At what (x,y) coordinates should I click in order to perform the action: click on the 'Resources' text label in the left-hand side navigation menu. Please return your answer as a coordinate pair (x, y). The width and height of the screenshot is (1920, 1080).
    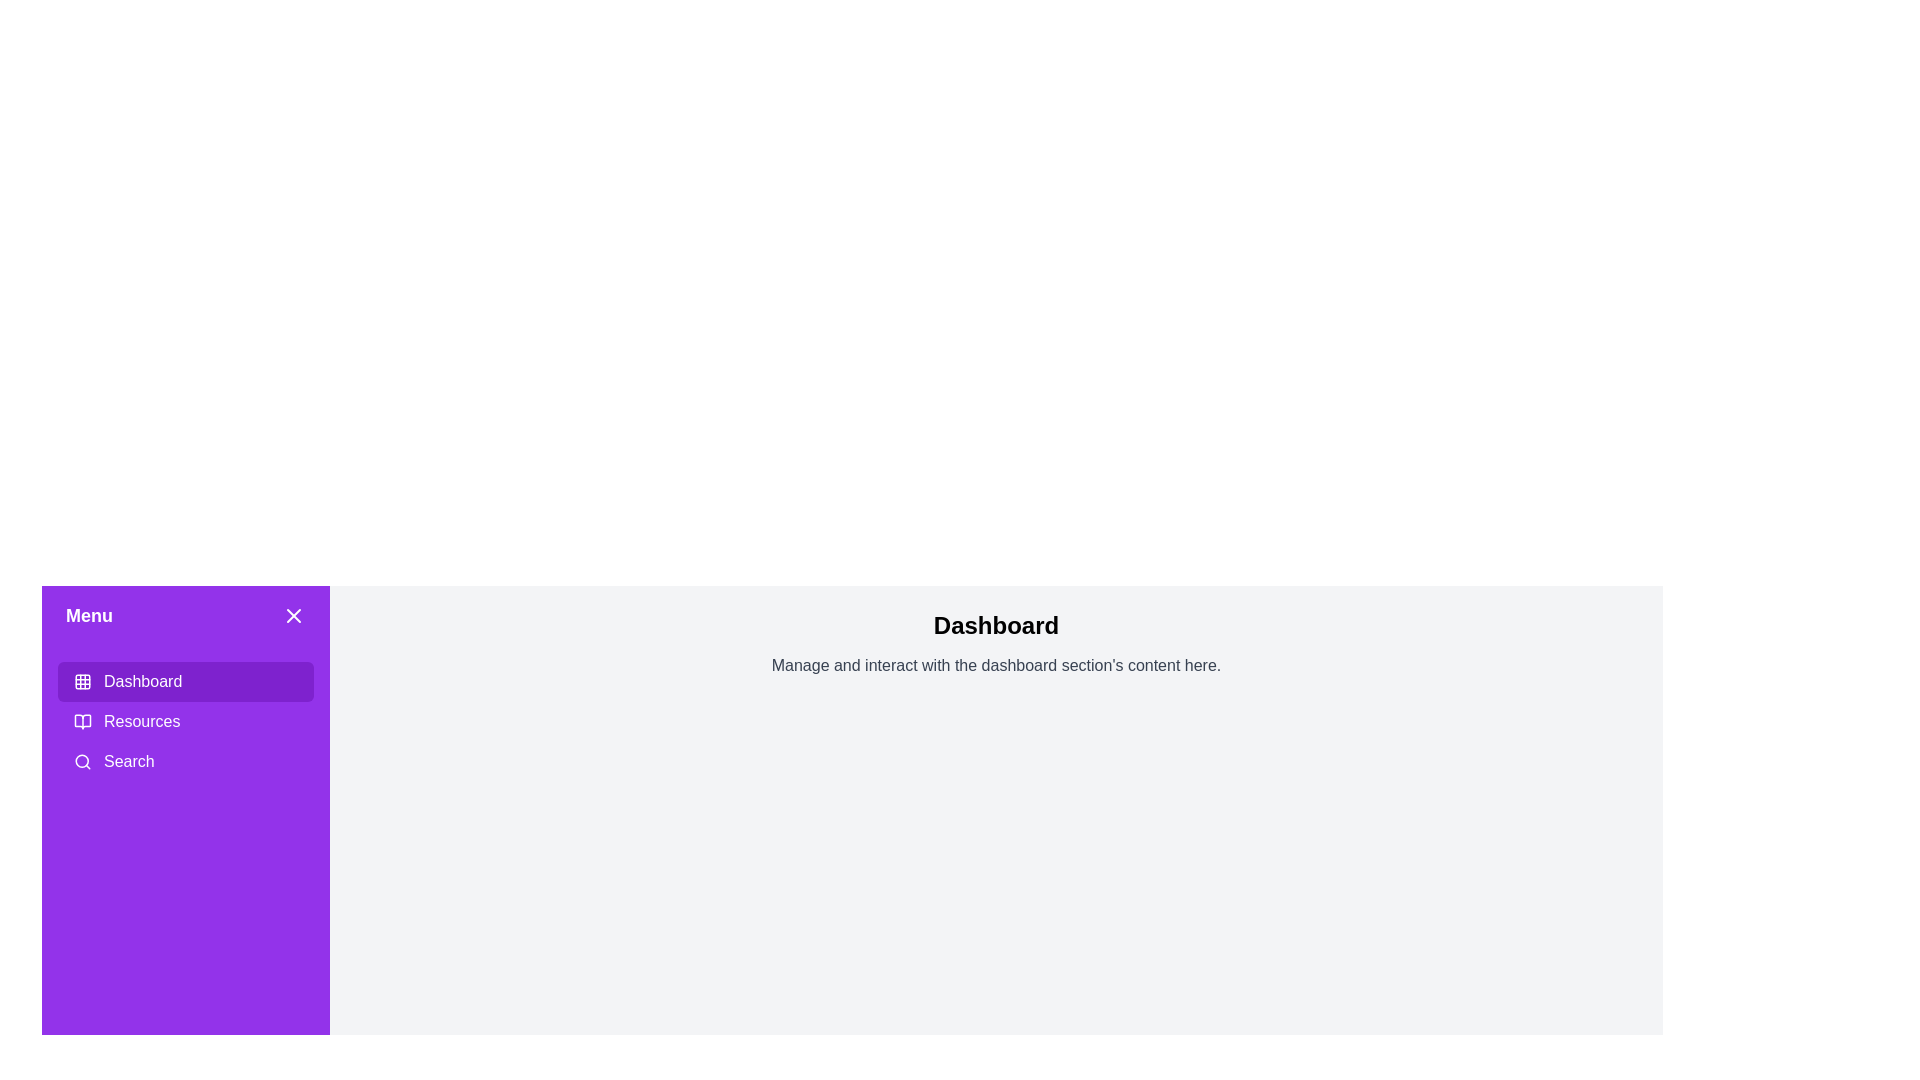
    Looking at the image, I should click on (141, 721).